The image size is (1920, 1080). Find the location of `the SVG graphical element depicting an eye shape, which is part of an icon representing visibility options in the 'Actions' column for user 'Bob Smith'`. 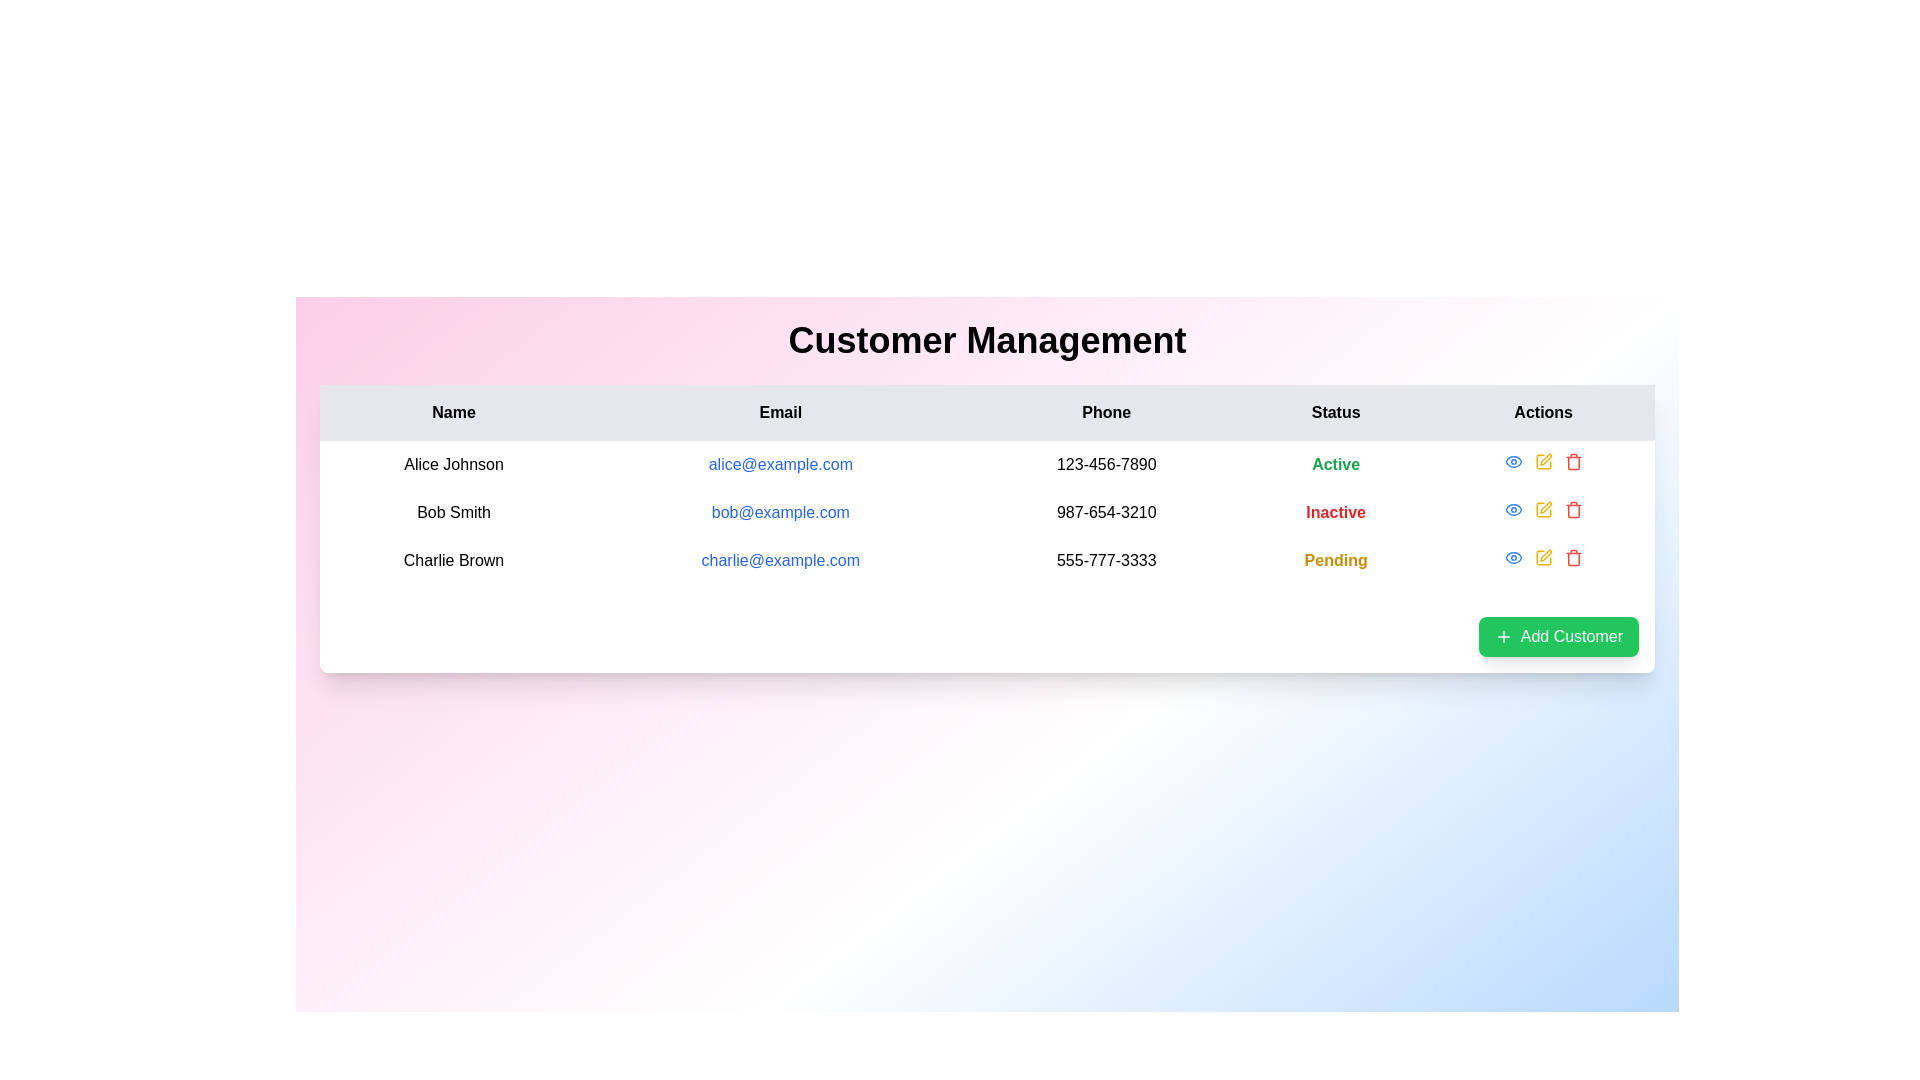

the SVG graphical element depicting an eye shape, which is part of an icon representing visibility options in the 'Actions' column for user 'Bob Smith' is located at coordinates (1513, 558).